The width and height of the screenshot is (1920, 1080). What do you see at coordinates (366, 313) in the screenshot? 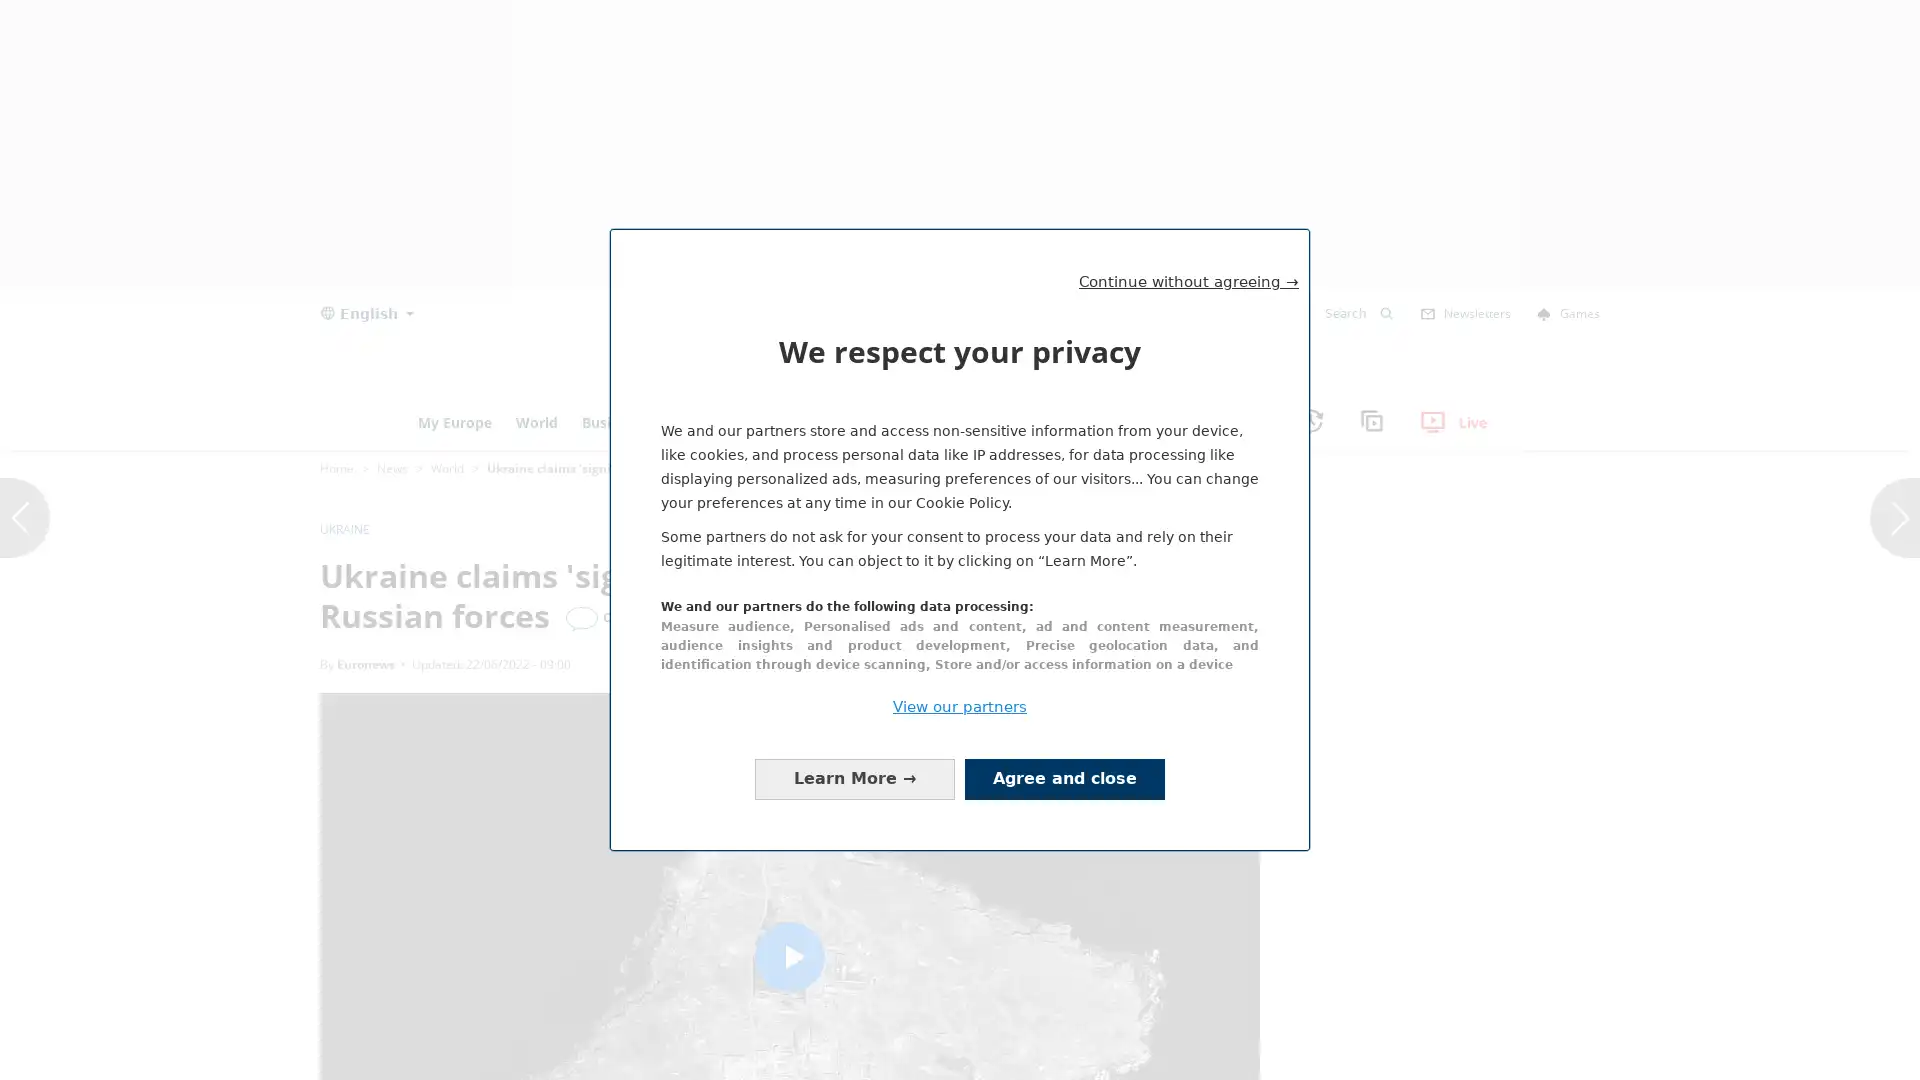
I see `English` at bounding box center [366, 313].